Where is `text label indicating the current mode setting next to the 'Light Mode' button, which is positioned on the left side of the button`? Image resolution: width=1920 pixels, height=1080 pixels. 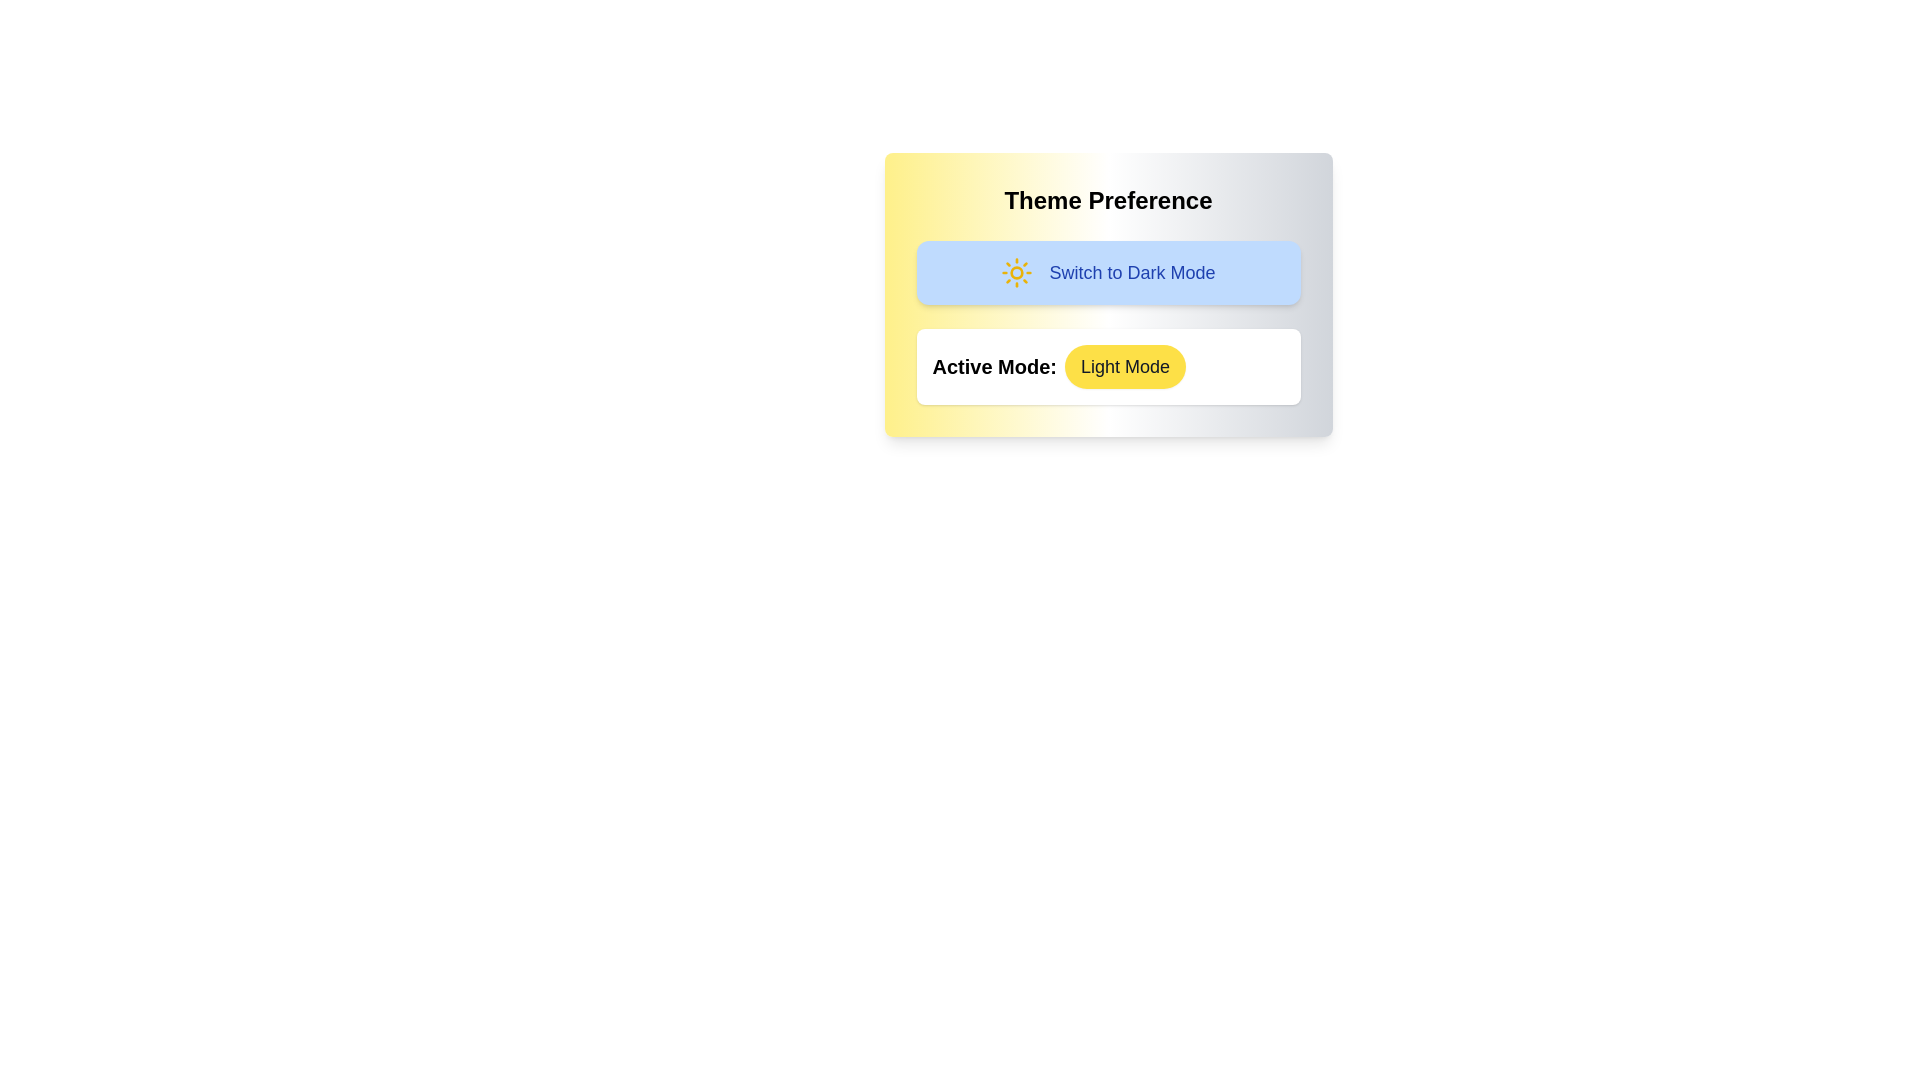
text label indicating the current mode setting next to the 'Light Mode' button, which is positioned on the left side of the button is located at coordinates (994, 366).